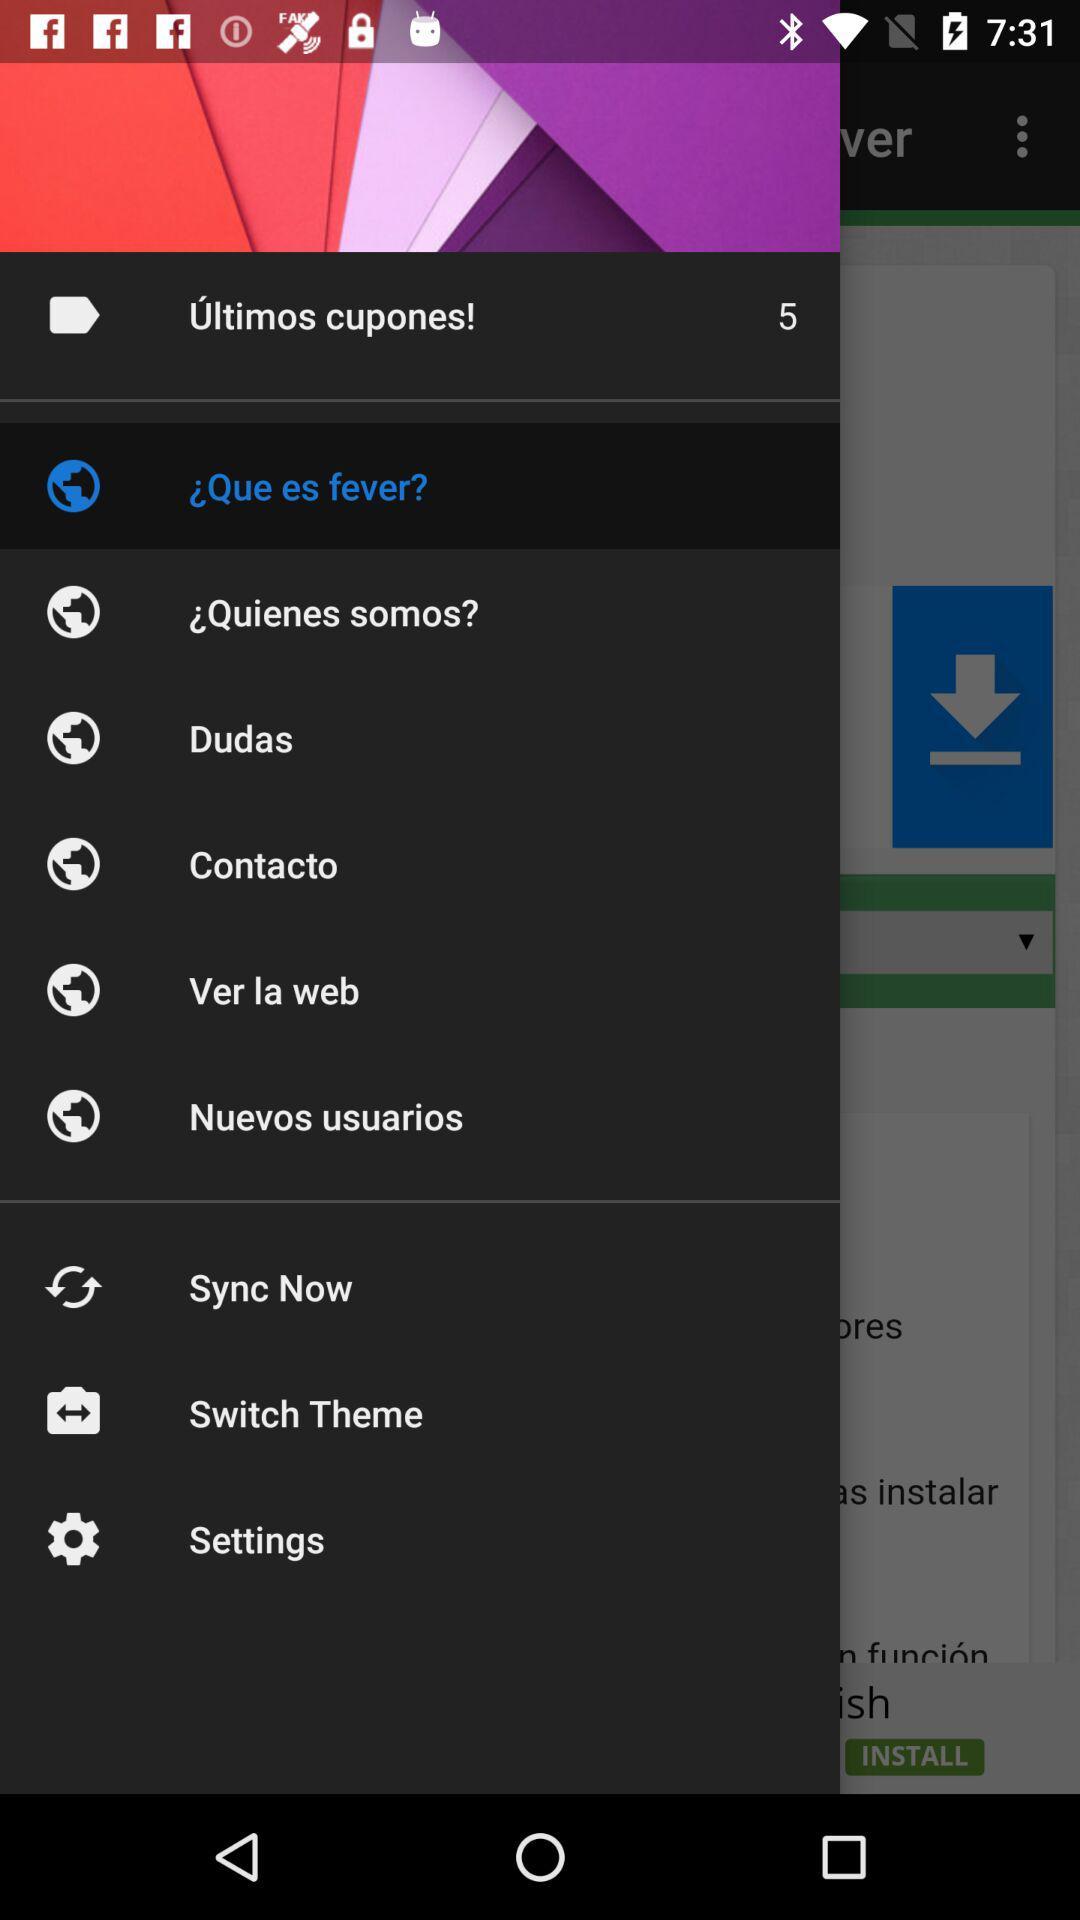 The width and height of the screenshot is (1080, 1920). I want to click on icon left to text sync now, so click(72, 1286).